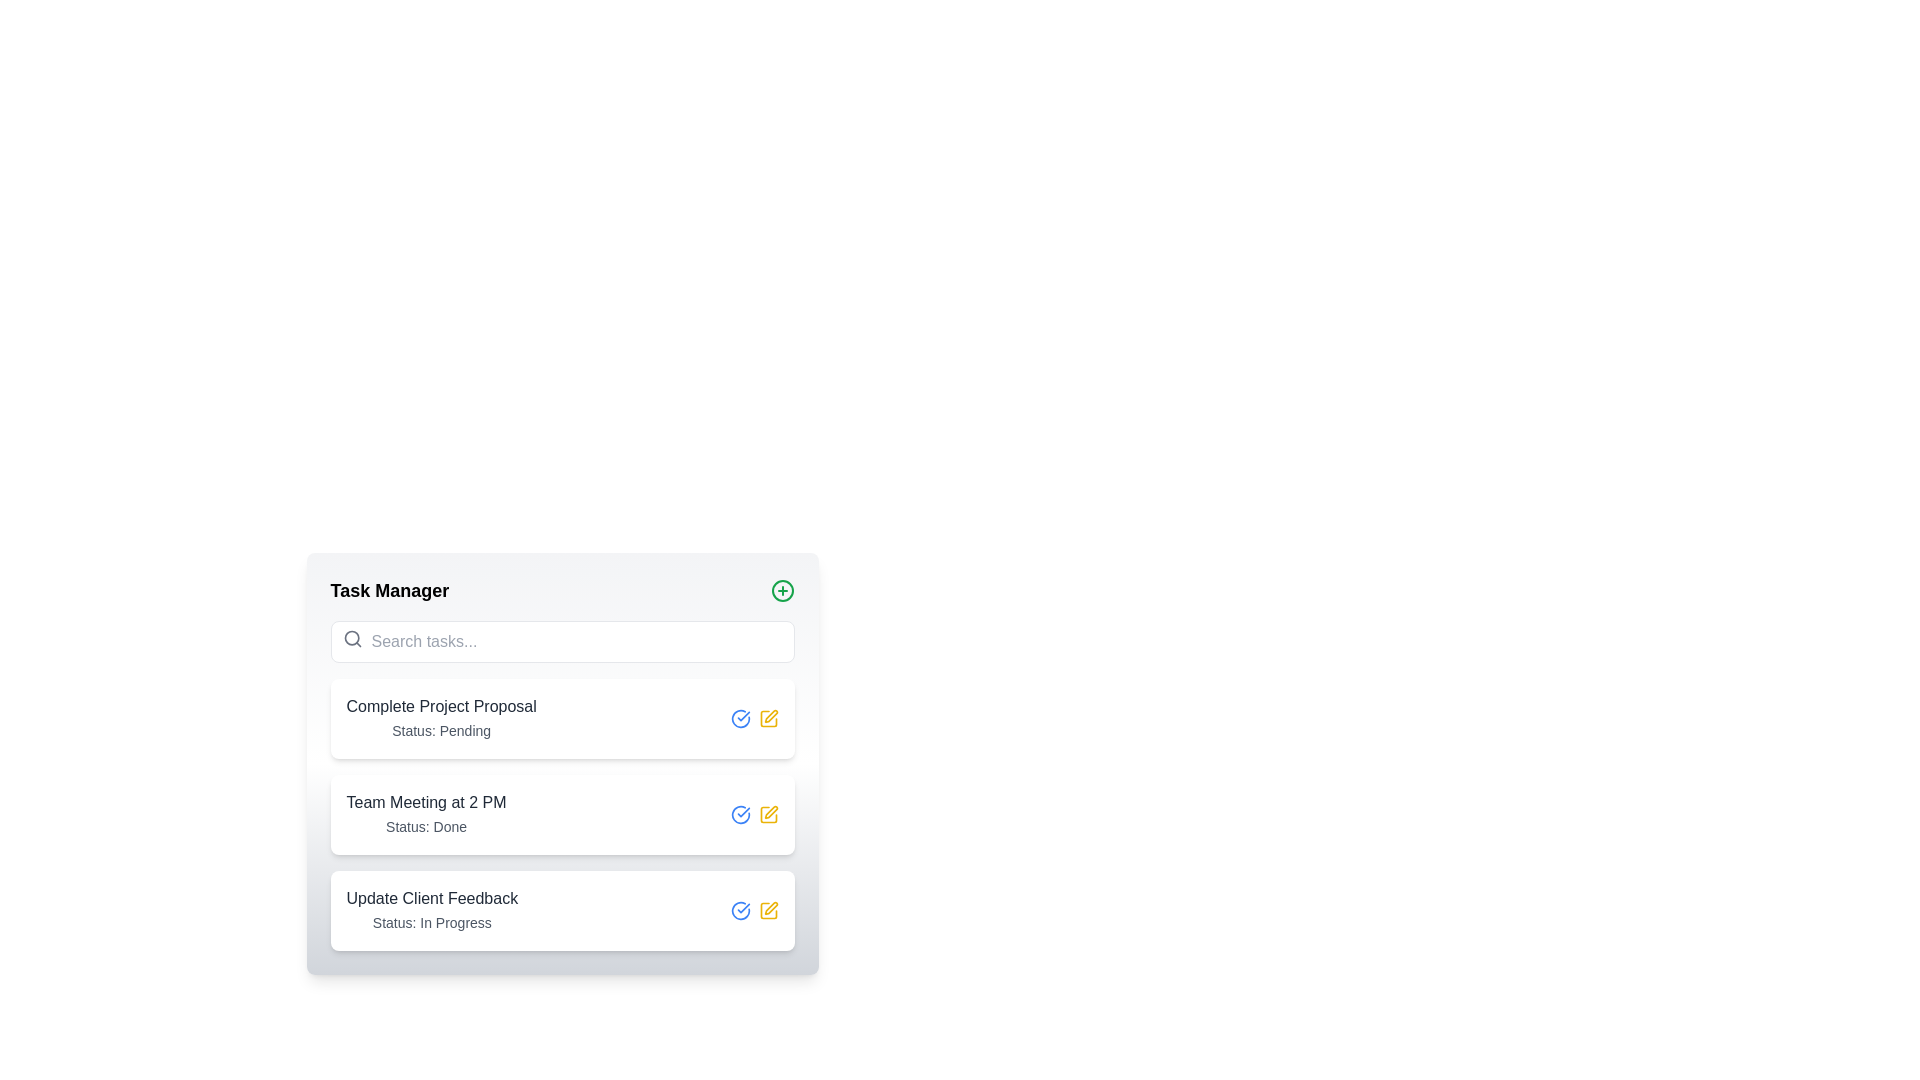  Describe the element at coordinates (431, 910) in the screenshot. I see `title and status of the task entry represented by the text block, which is the third entry from the top in the task list panel` at that location.